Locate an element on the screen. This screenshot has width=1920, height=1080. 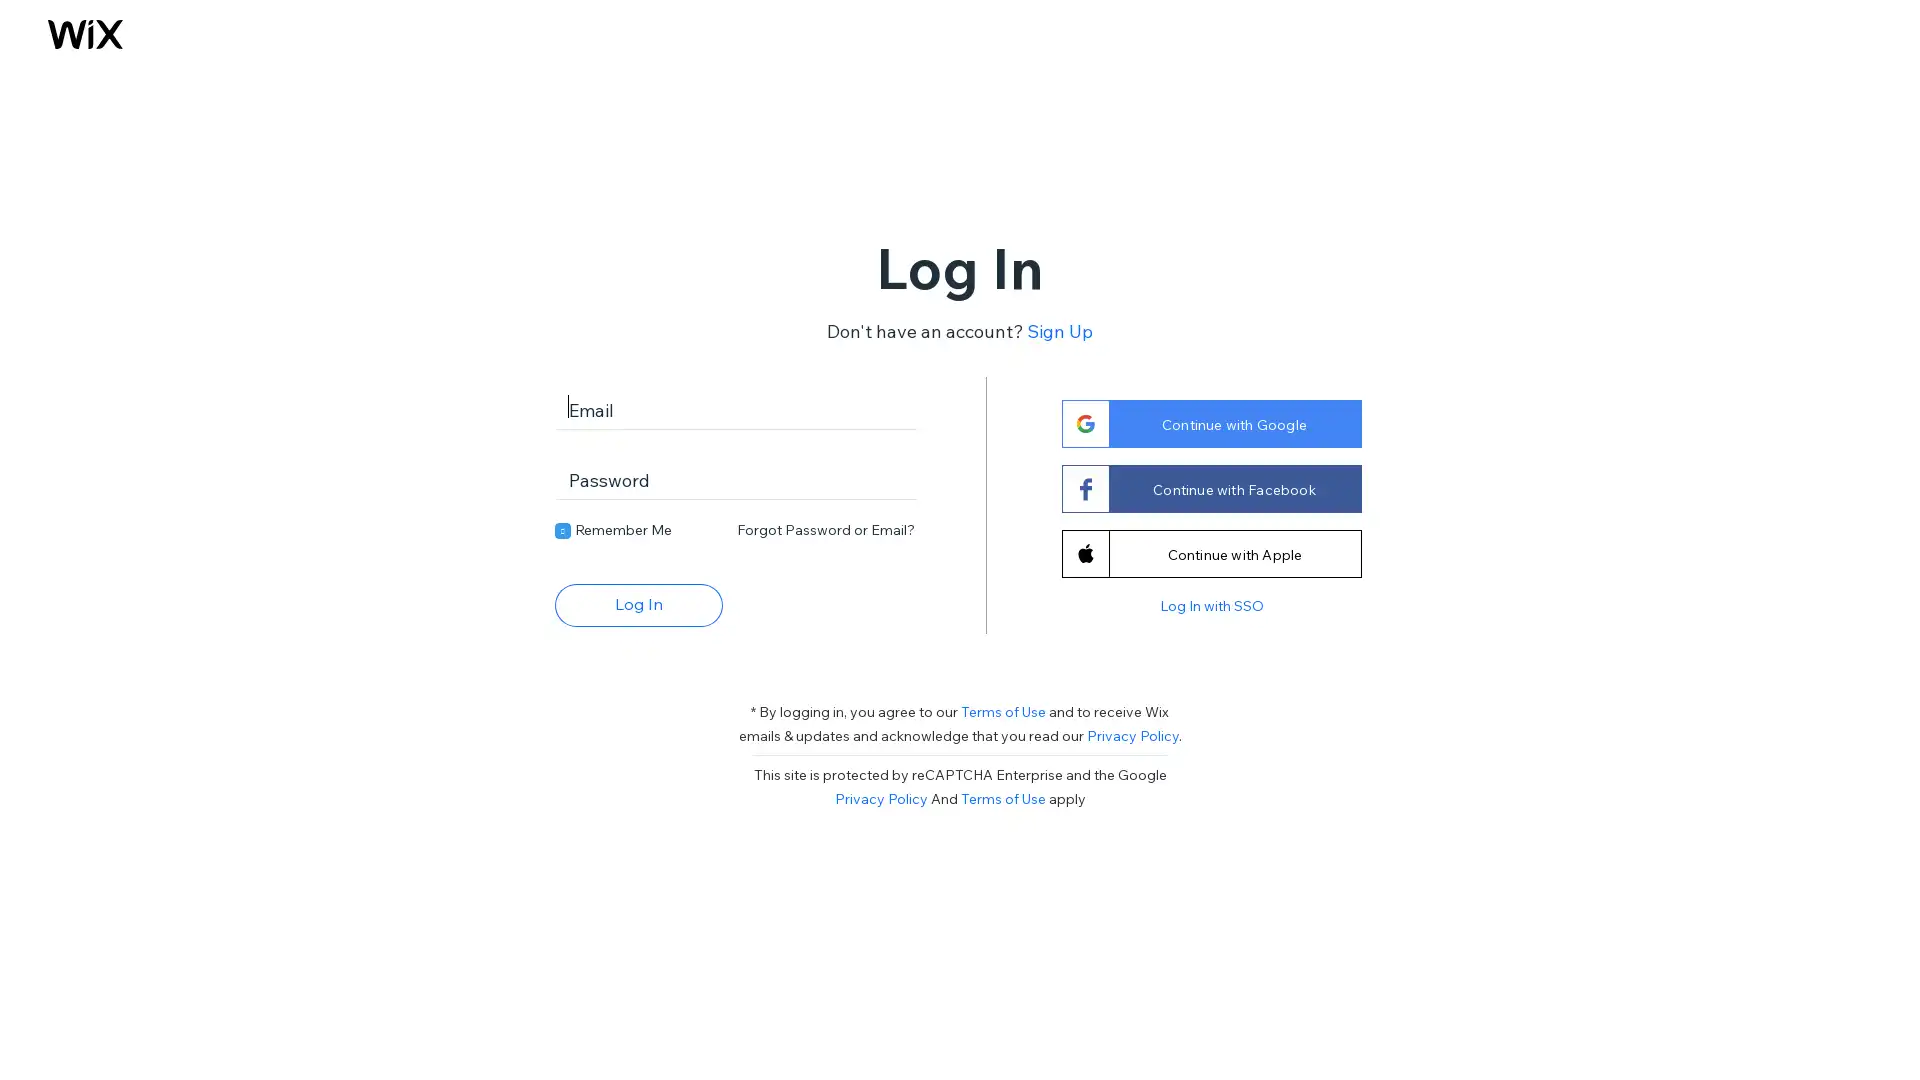
Continue with Facebook is located at coordinates (1209, 488).